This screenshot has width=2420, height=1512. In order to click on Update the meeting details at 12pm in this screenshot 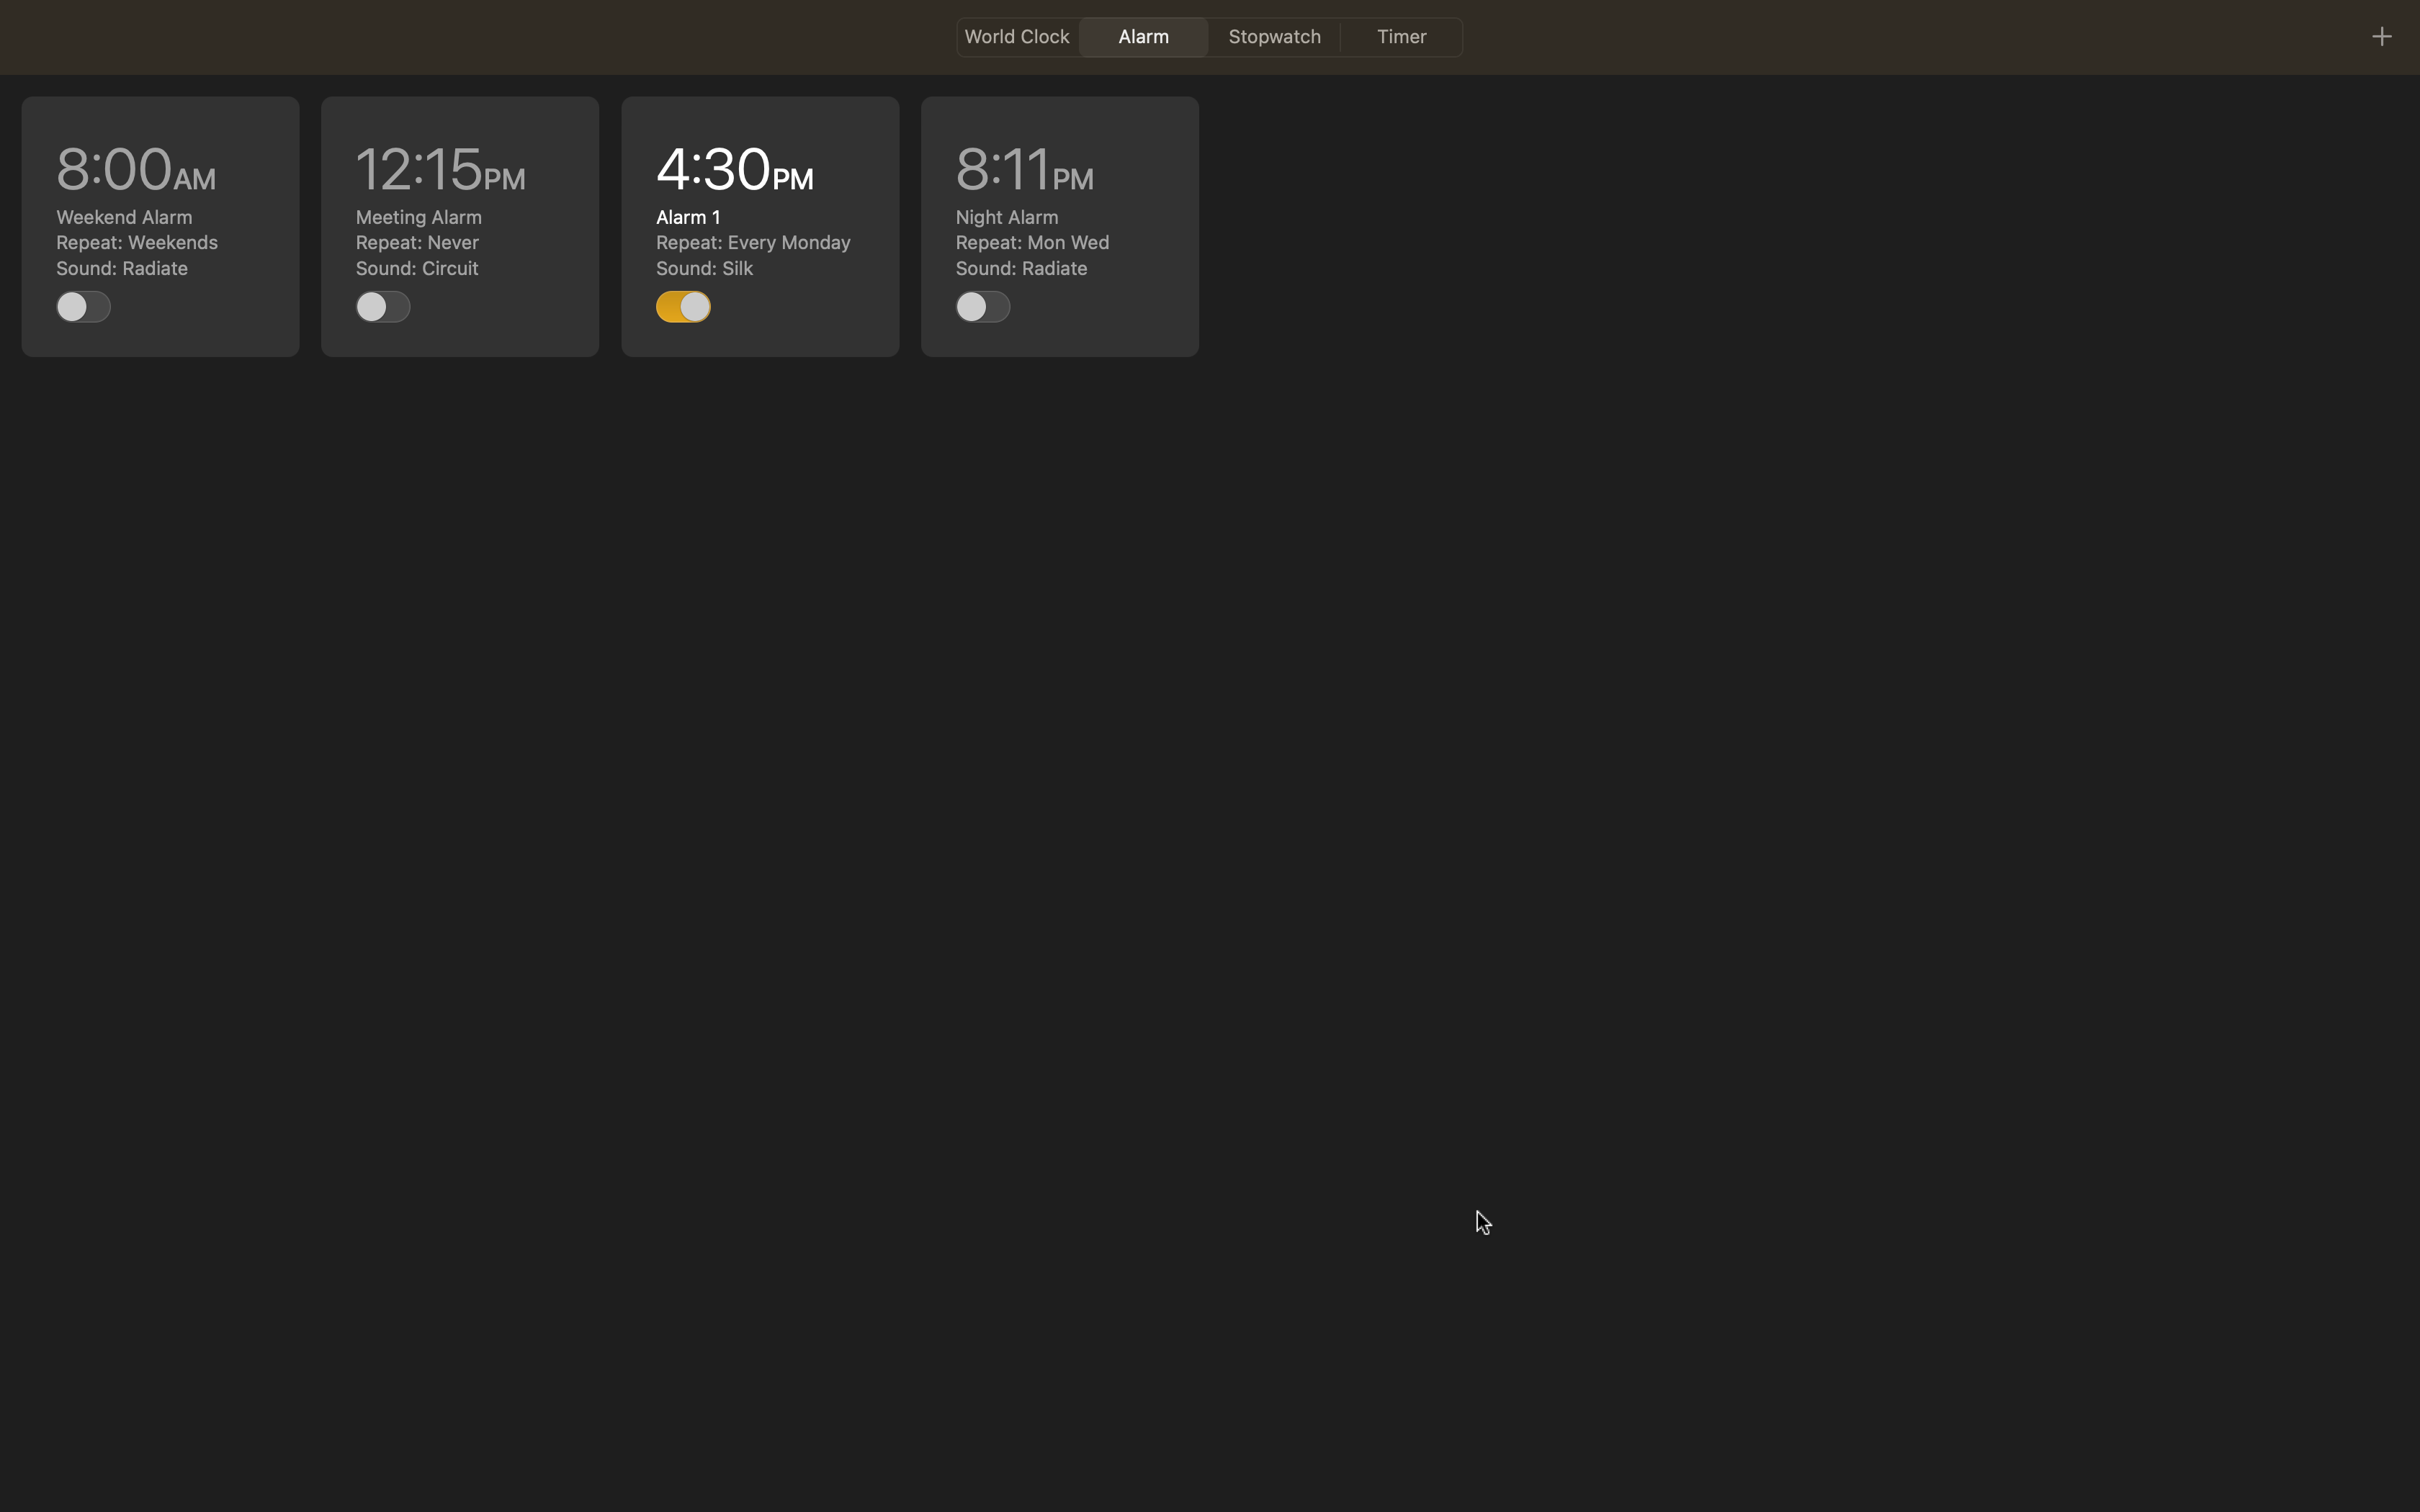, I will do `click(460, 225)`.